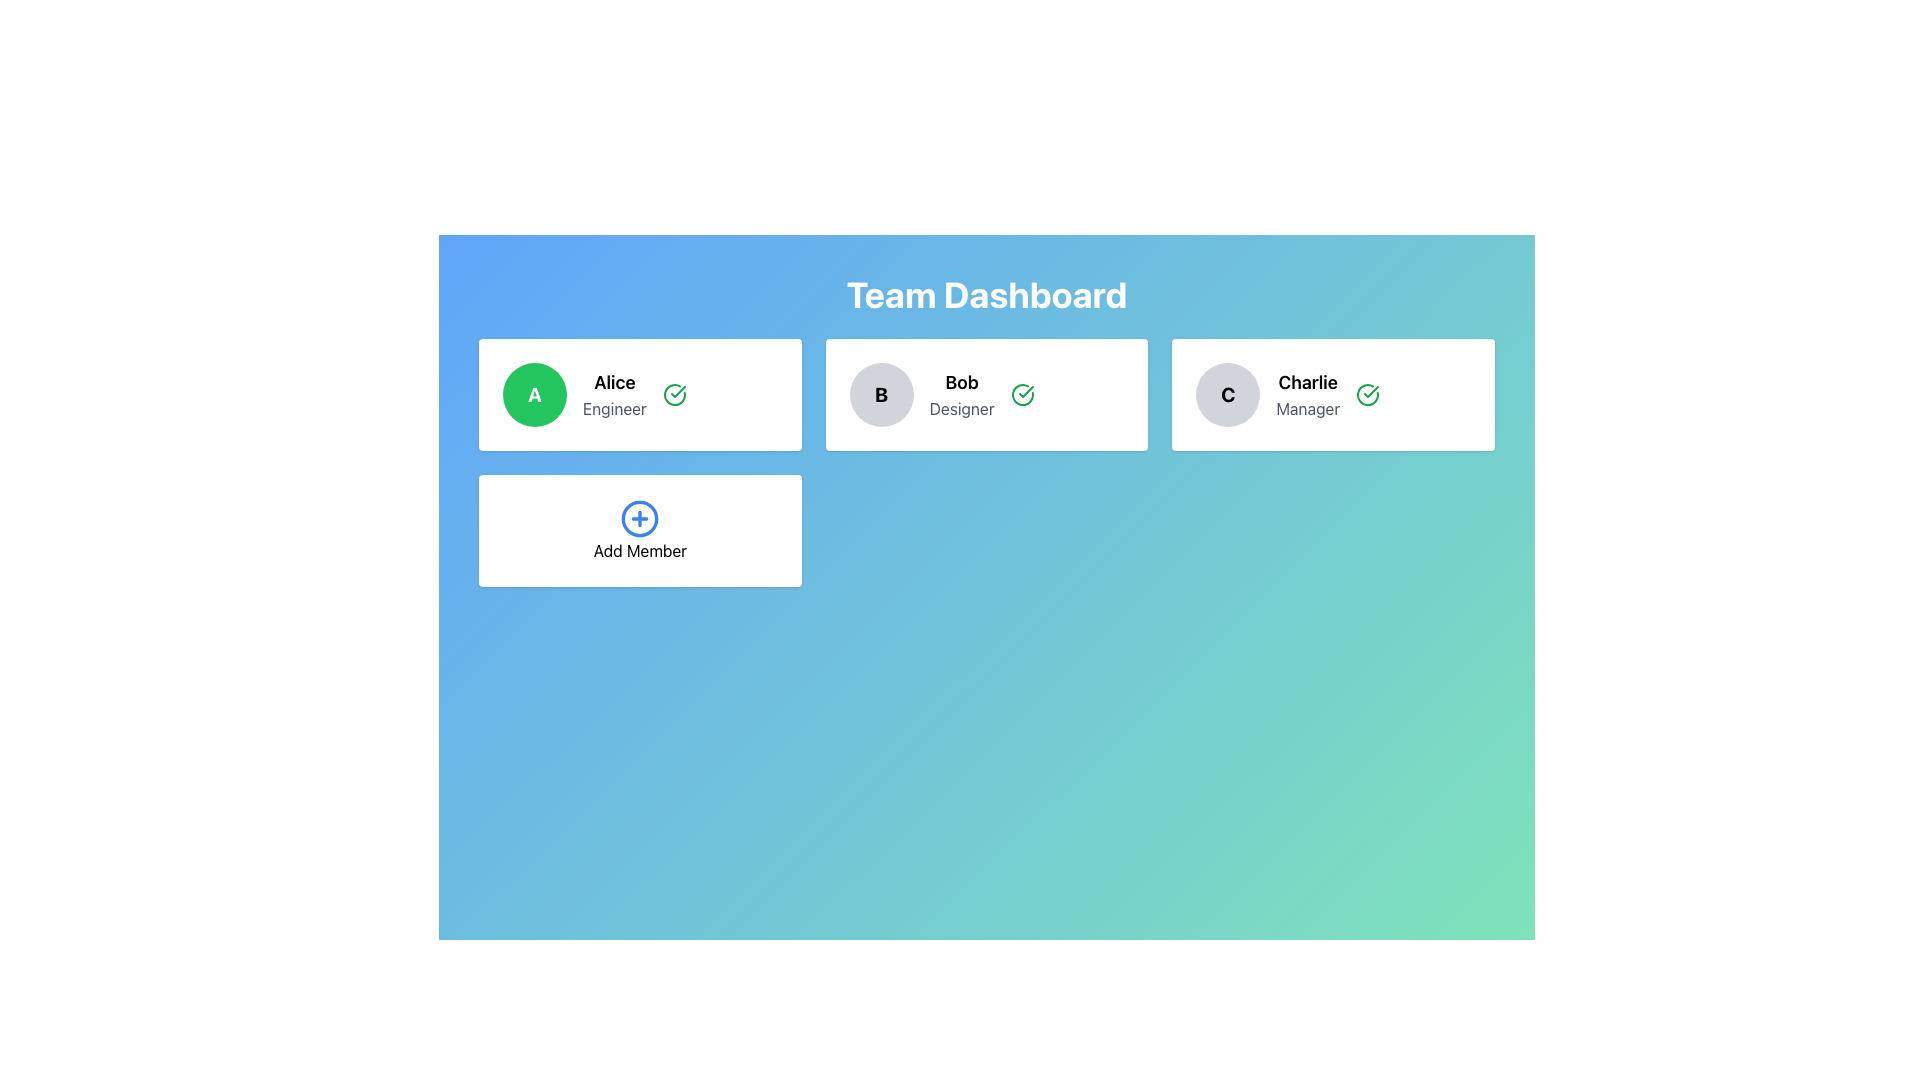  What do you see at coordinates (1022, 394) in the screenshot?
I see `the completion icon located` at bounding box center [1022, 394].